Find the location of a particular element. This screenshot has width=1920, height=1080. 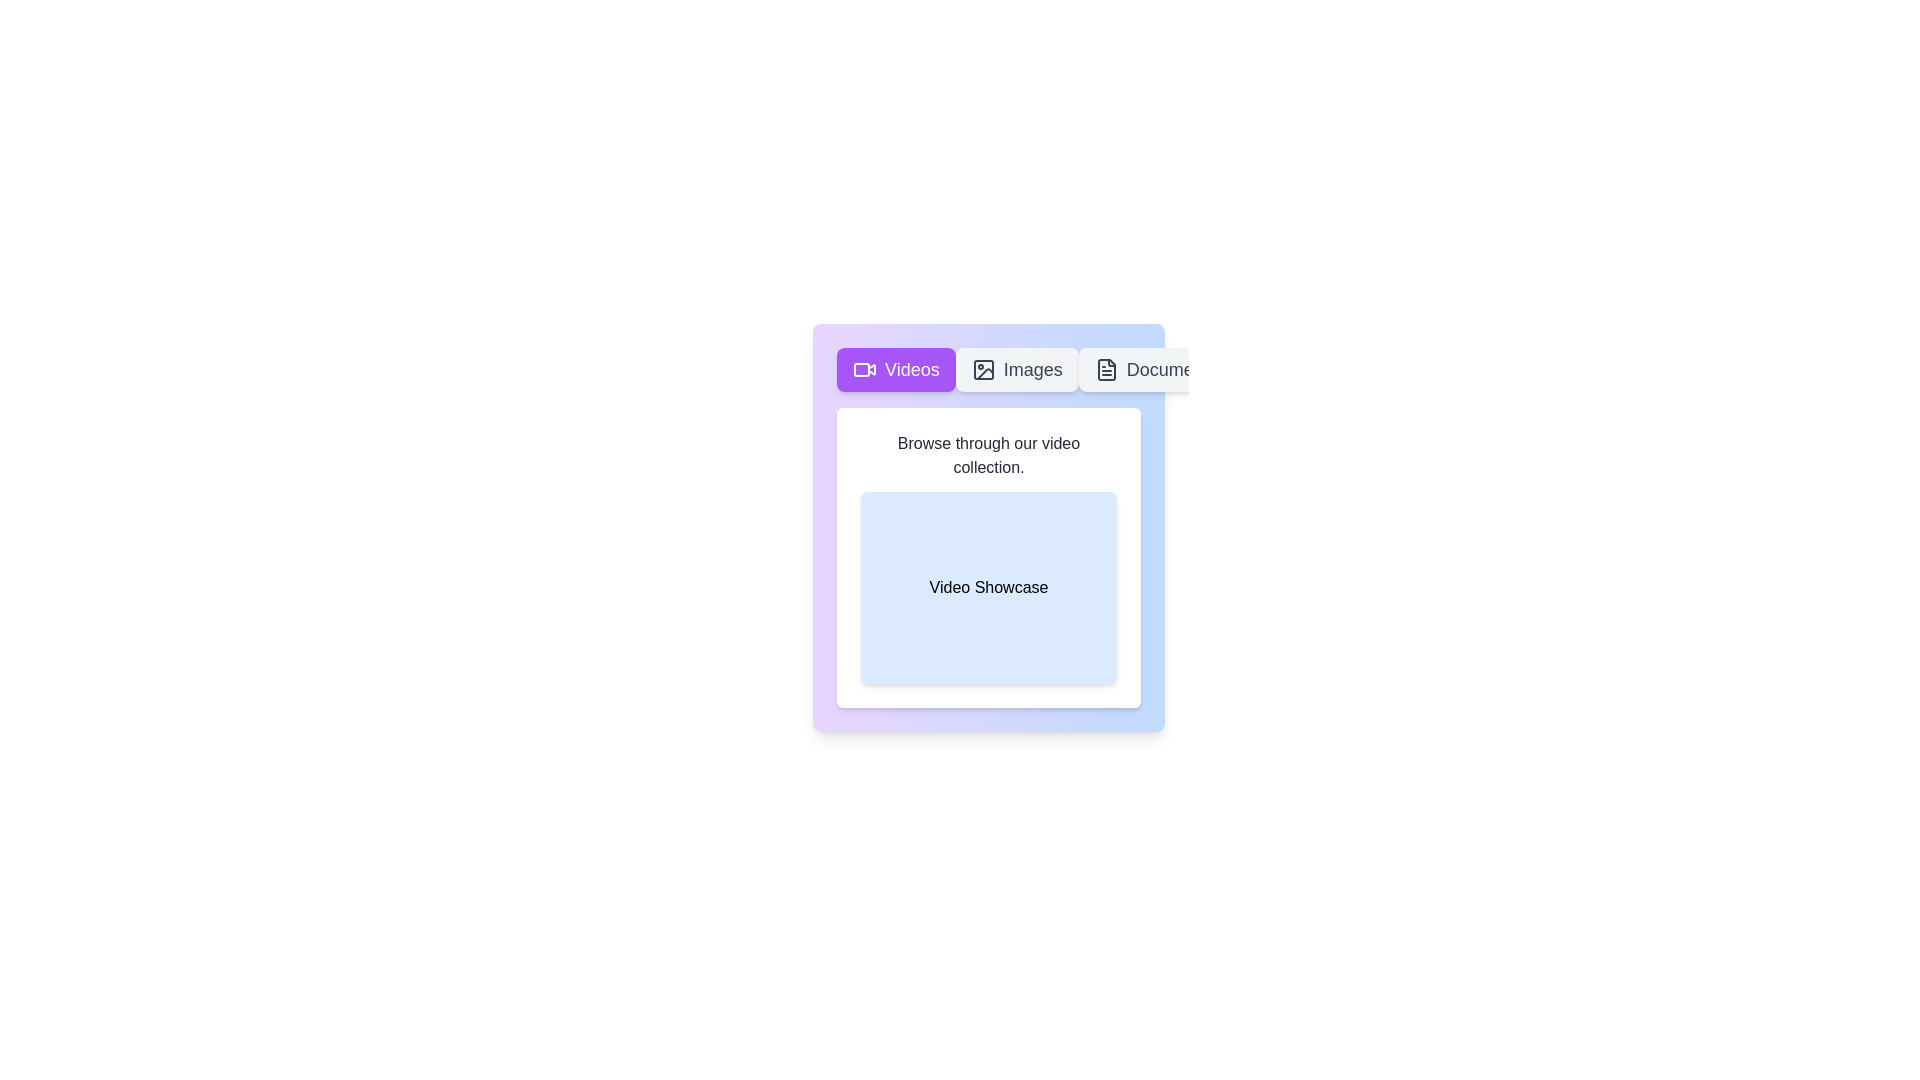

the stylized document icon is located at coordinates (1105, 370).